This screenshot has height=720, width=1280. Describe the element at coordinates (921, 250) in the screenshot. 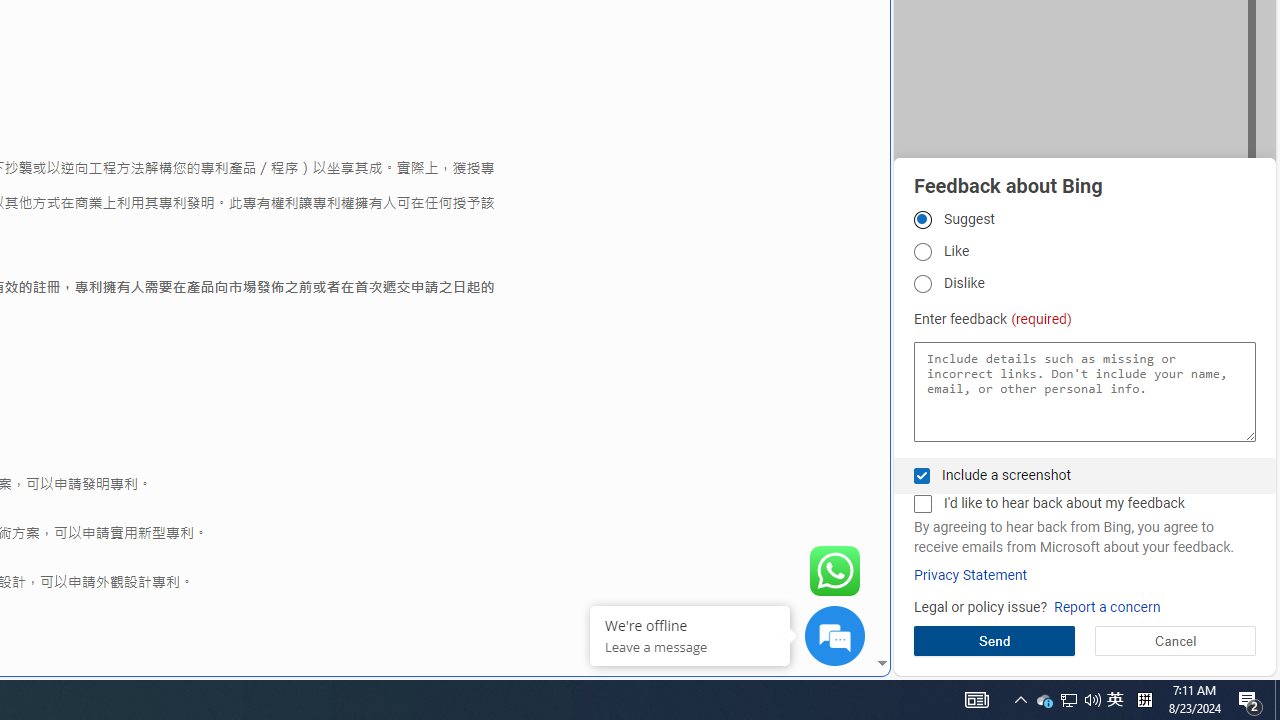

I see `'Like'` at that location.